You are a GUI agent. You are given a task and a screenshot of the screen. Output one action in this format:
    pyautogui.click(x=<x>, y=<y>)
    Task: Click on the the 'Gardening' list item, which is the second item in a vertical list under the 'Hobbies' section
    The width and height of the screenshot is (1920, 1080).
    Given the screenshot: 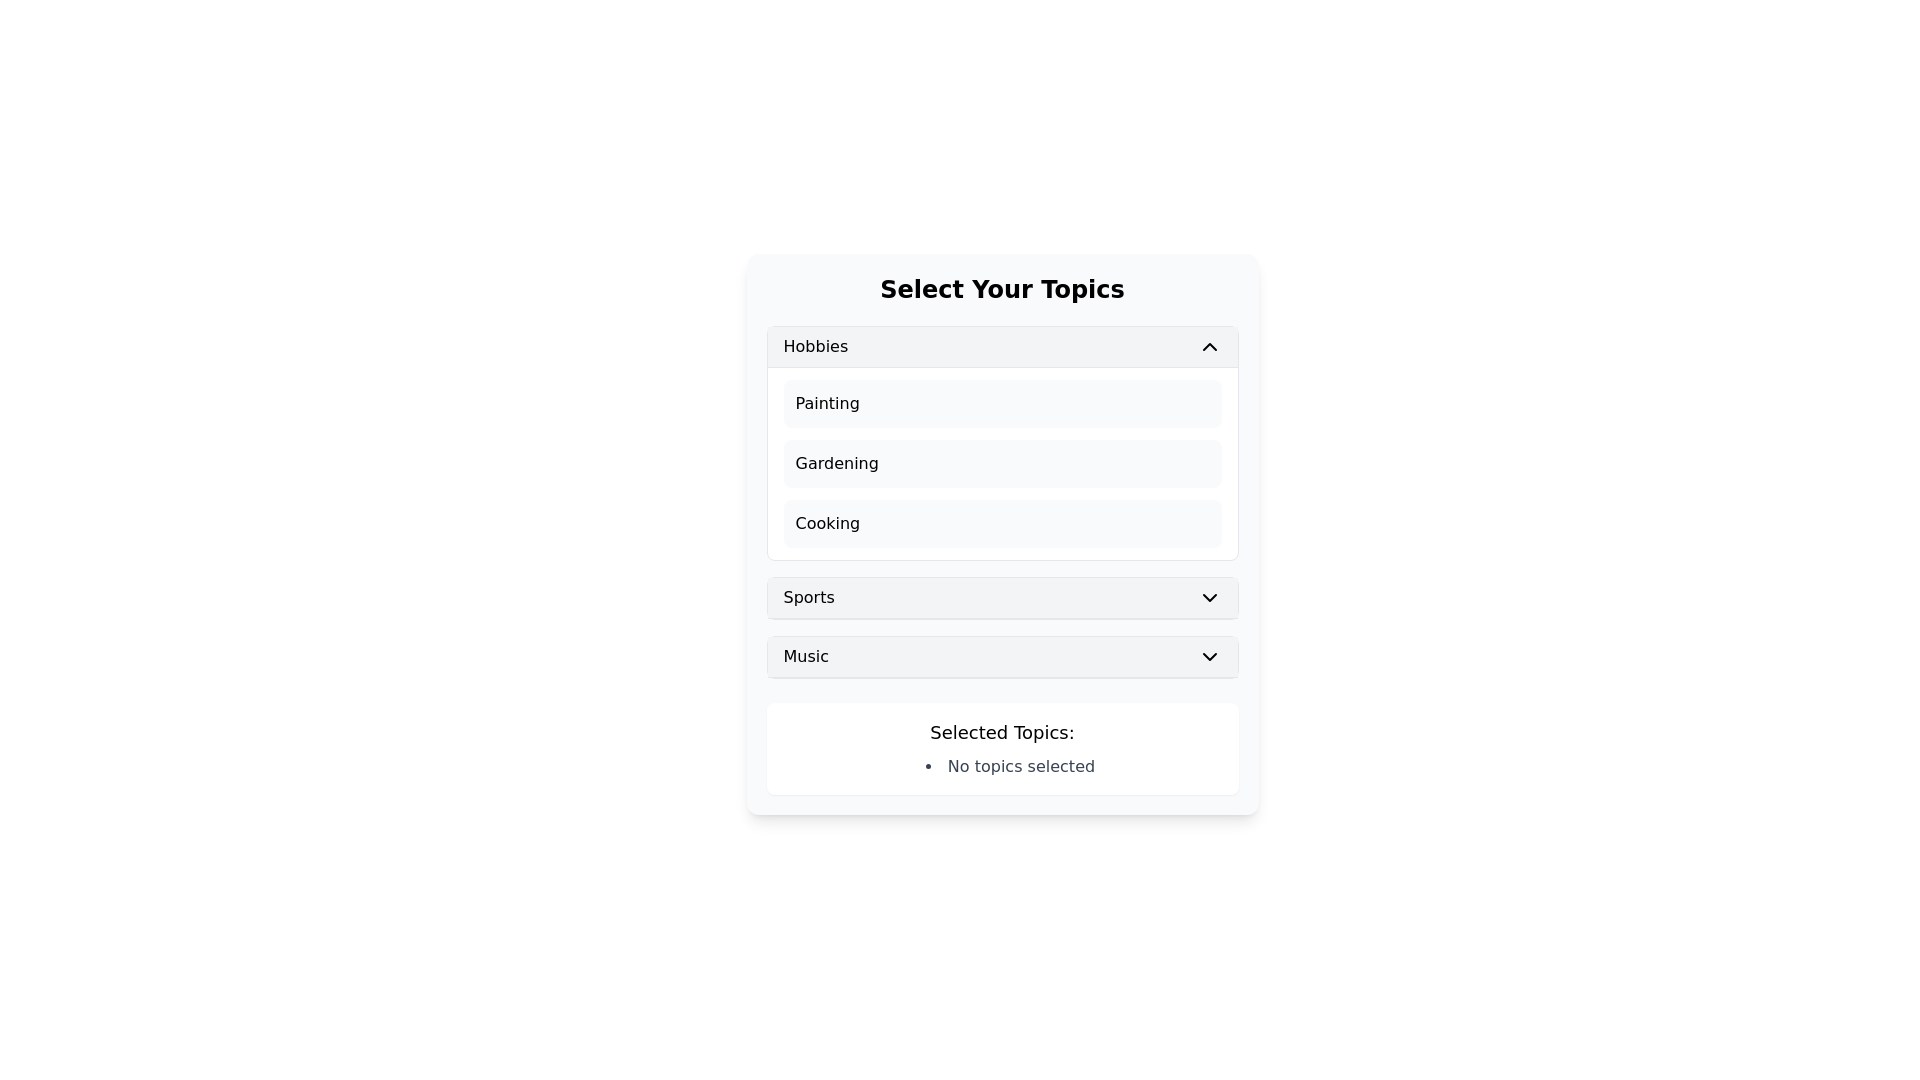 What is the action you would take?
    pyautogui.click(x=1002, y=463)
    